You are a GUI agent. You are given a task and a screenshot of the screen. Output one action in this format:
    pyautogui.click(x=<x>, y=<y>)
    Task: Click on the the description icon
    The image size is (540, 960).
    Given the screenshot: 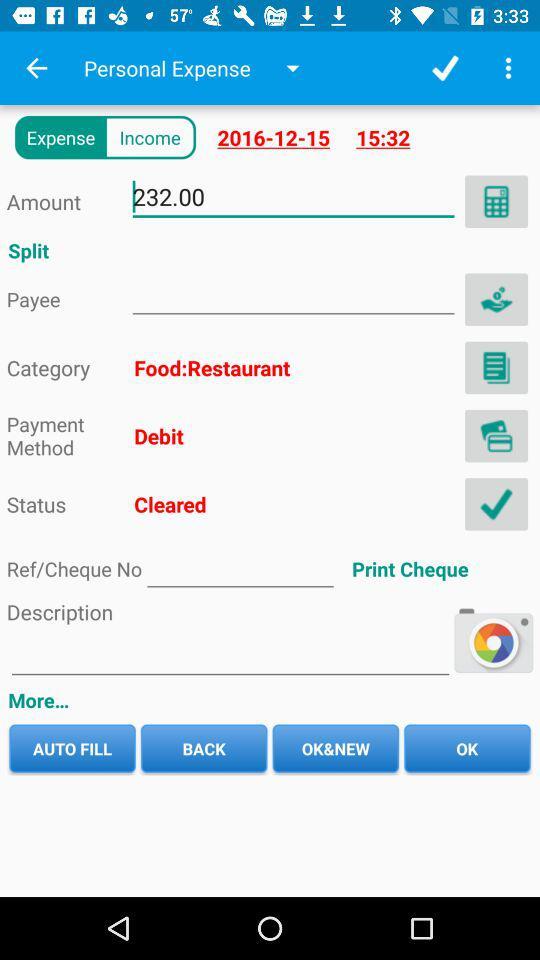 What is the action you would take?
    pyautogui.click(x=495, y=366)
    